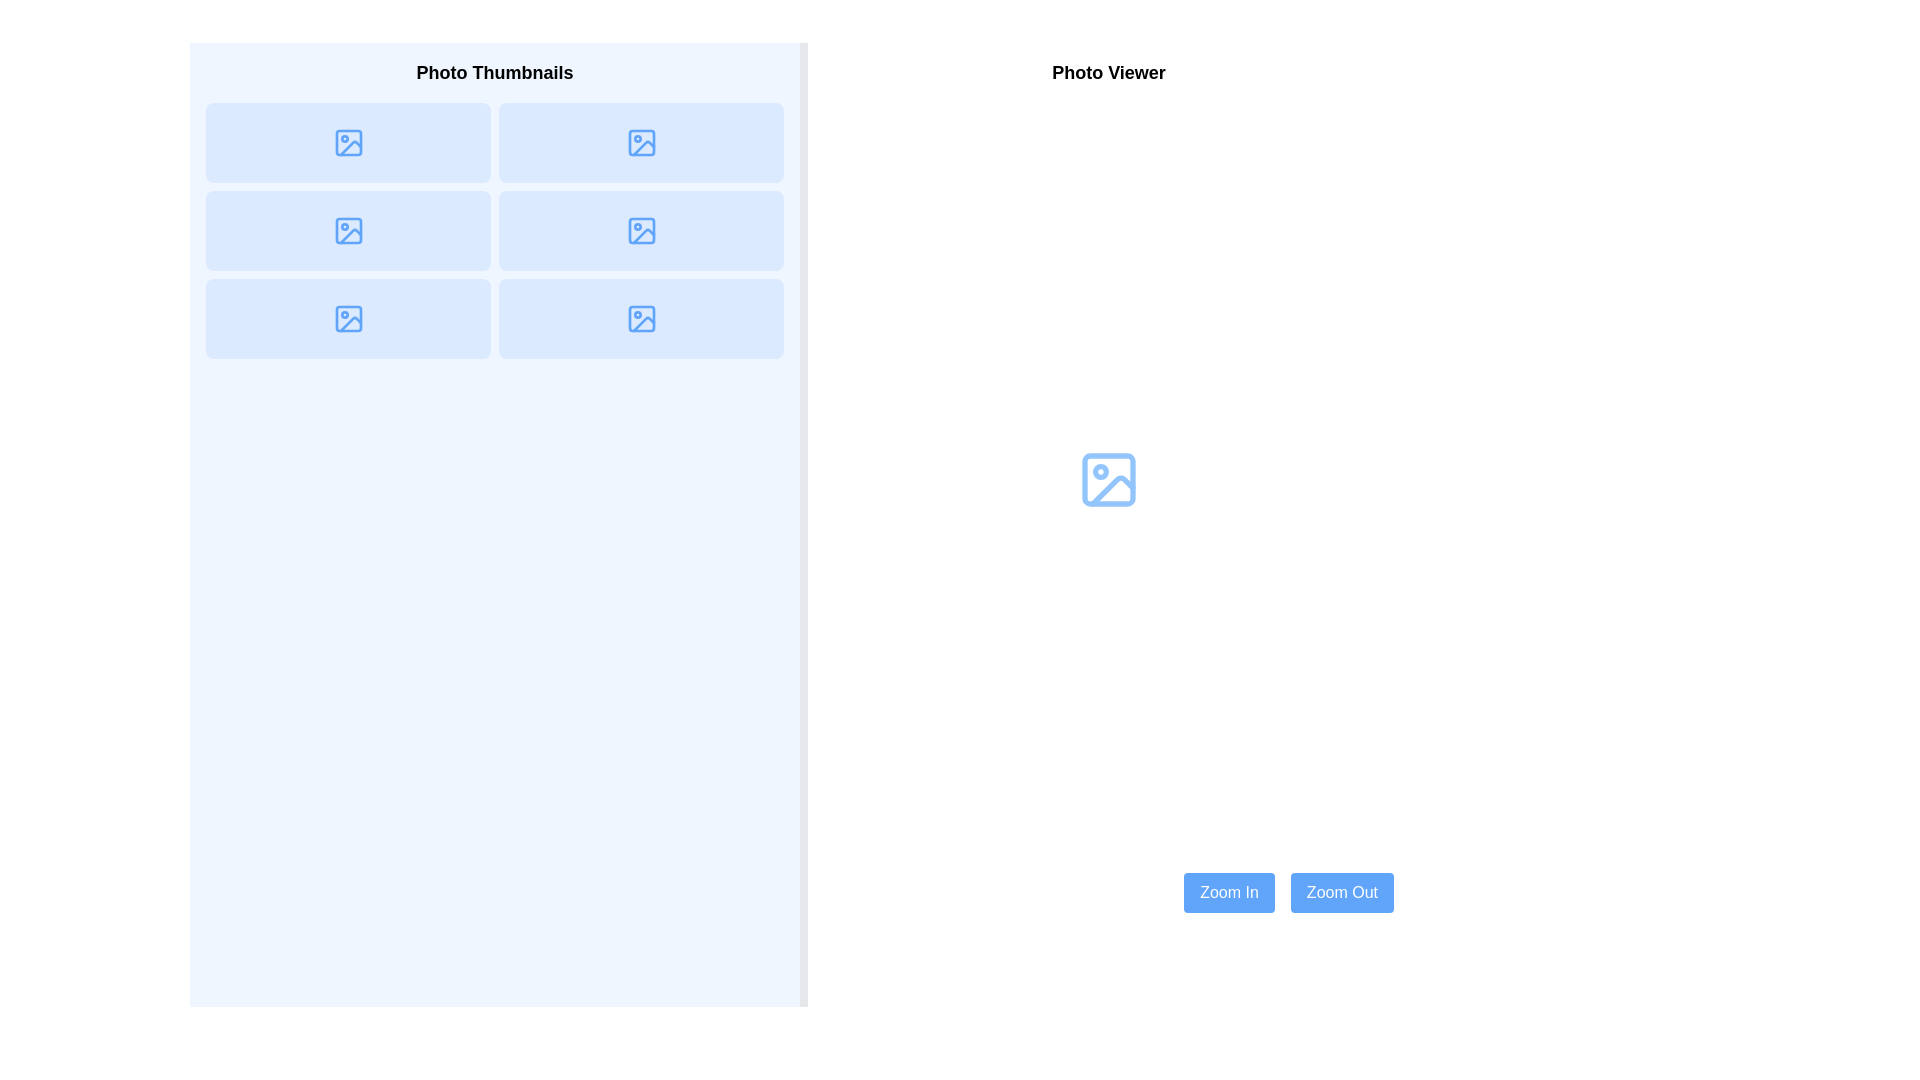  I want to click on the 'Zoom Out' button with a blue background and white text for keyboard interaction, so click(1342, 892).